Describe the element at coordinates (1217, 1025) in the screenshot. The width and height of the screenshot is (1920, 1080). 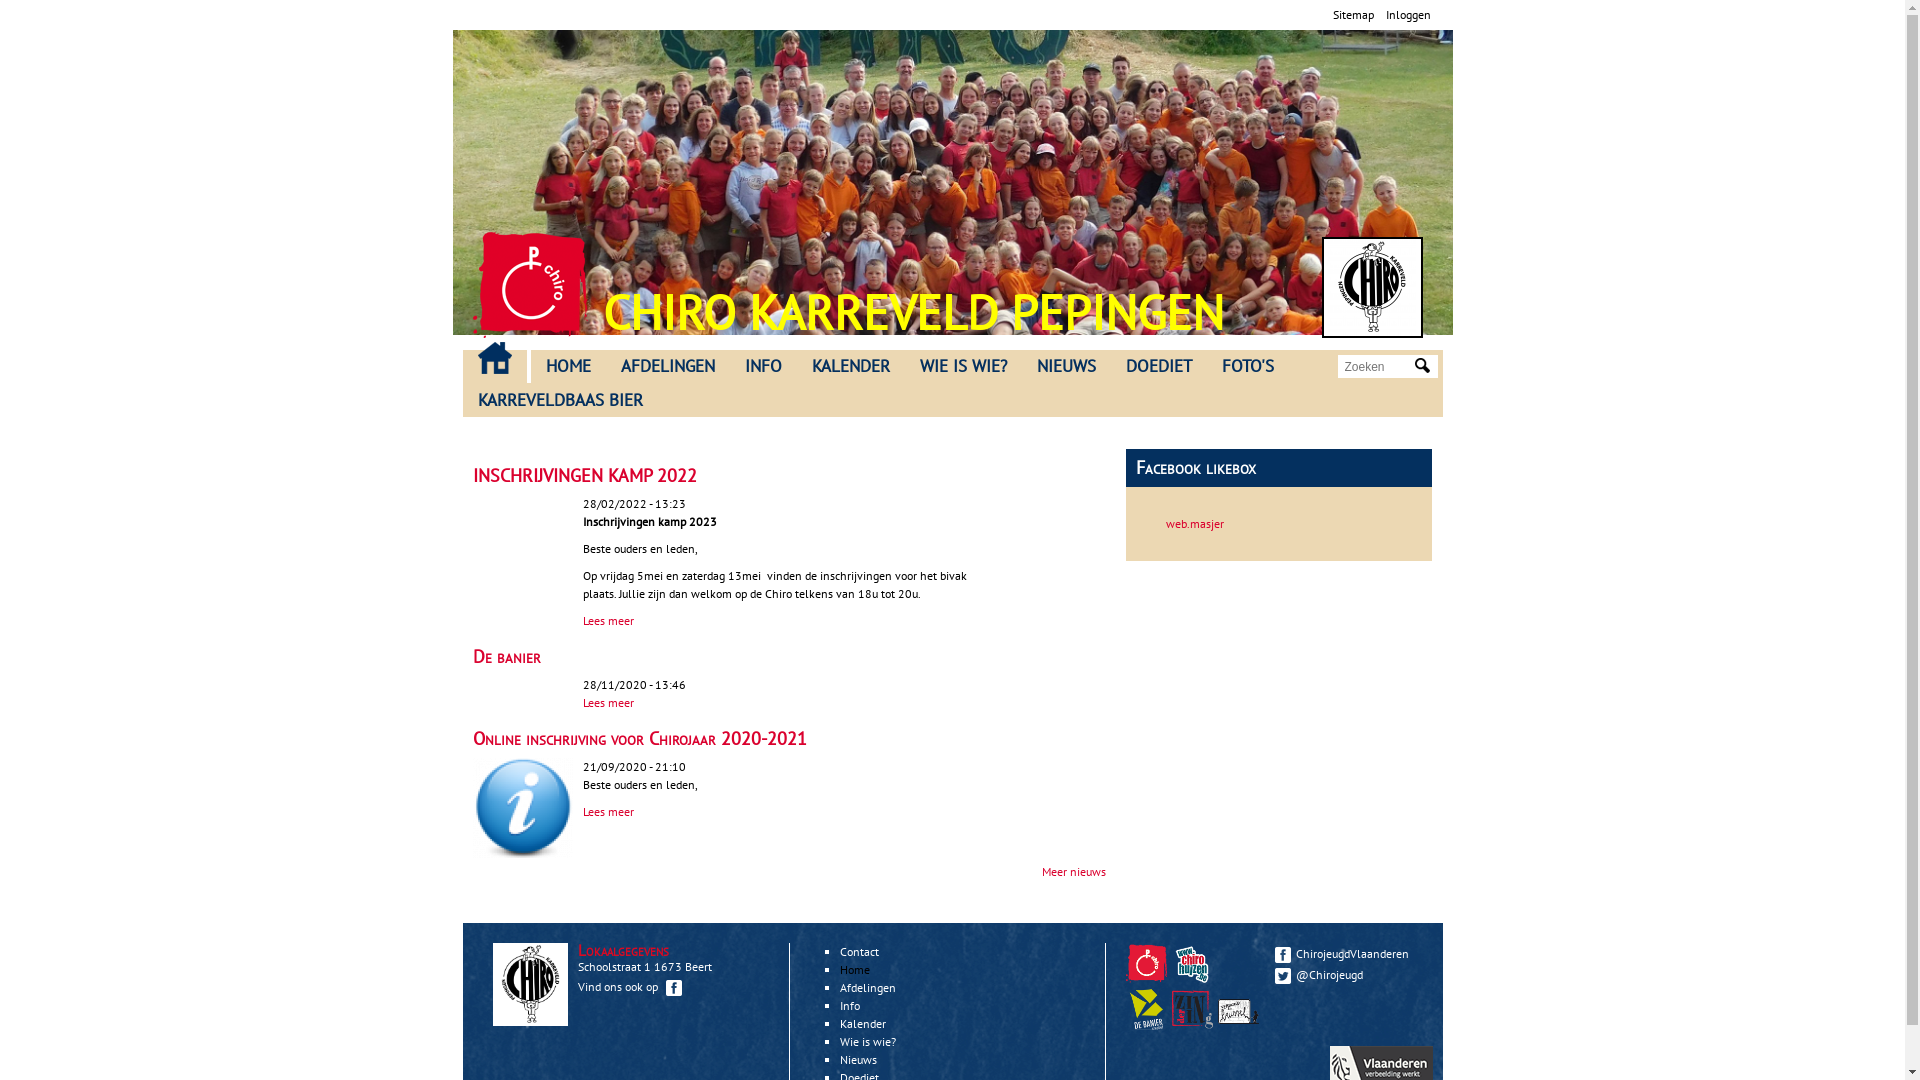
I see `'Zindering'` at that location.